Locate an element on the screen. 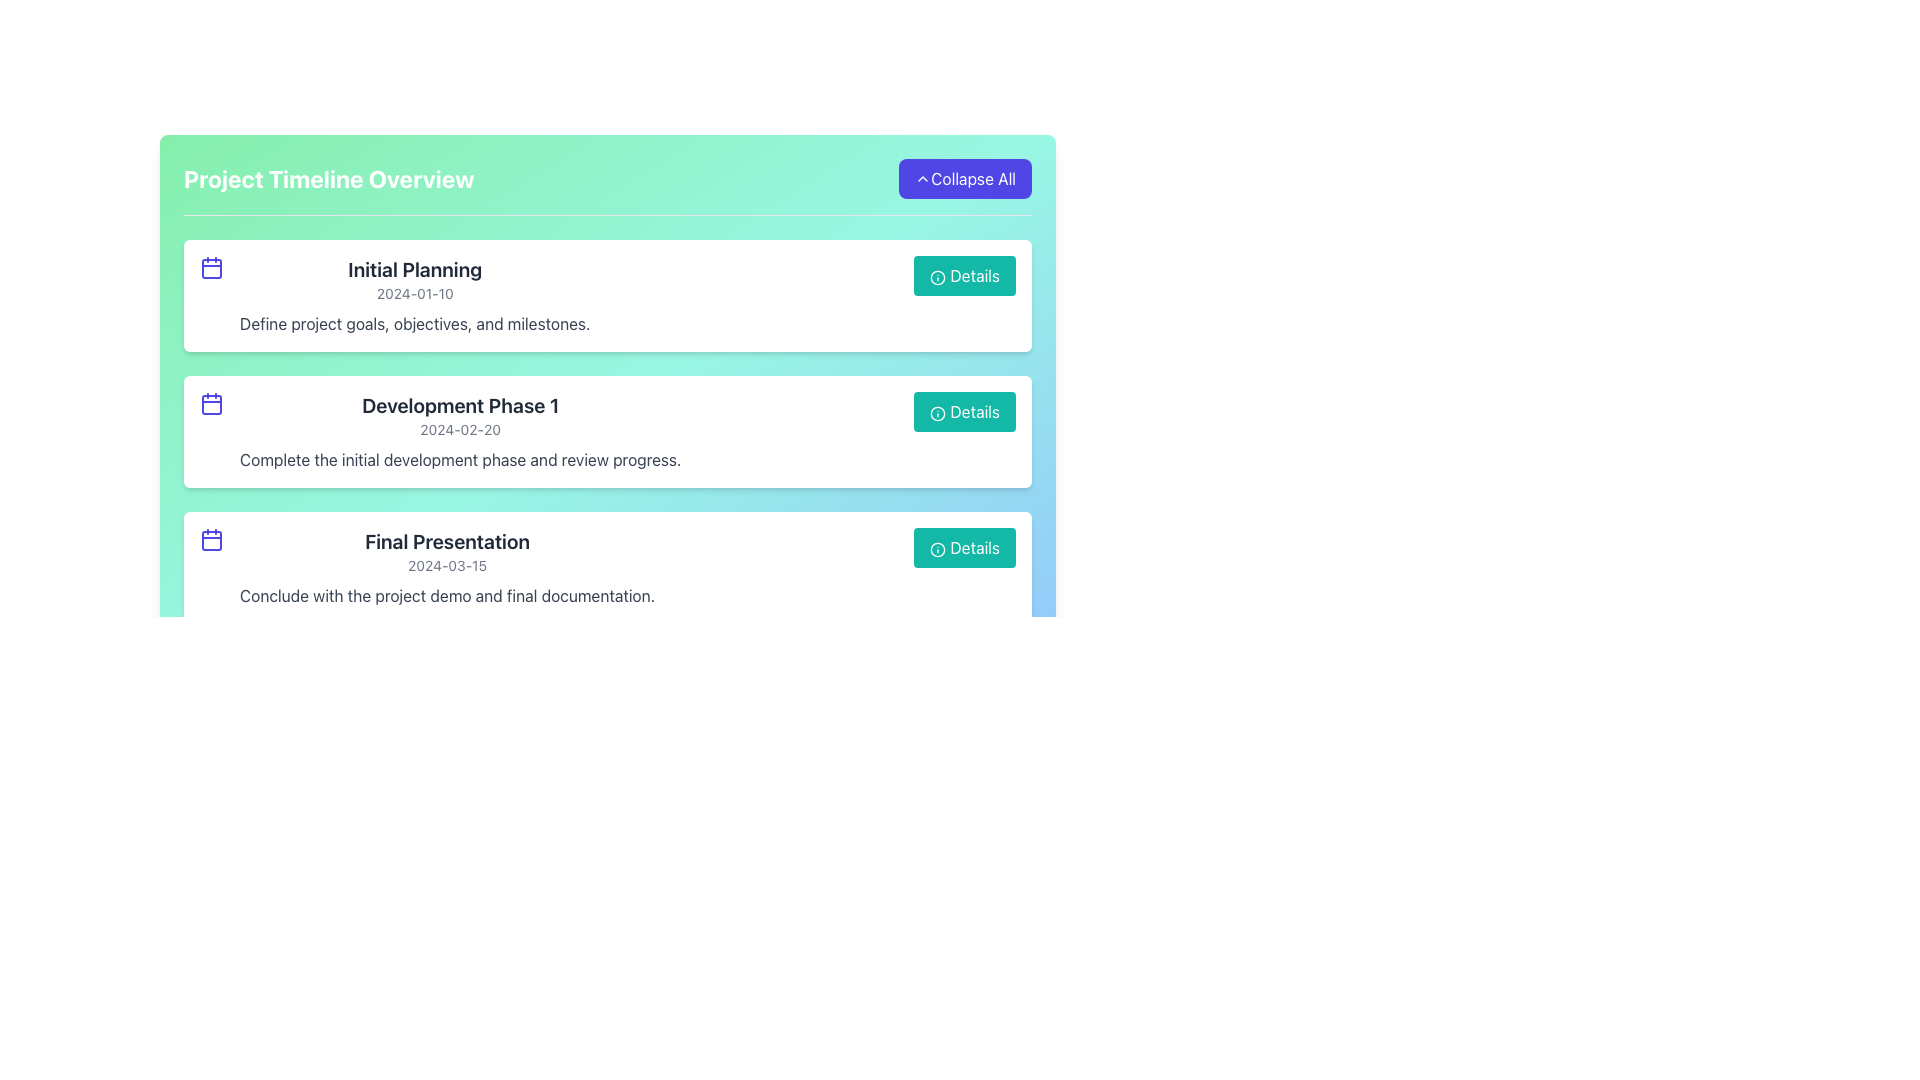 Image resolution: width=1920 pixels, height=1080 pixels. date information displayed in the gray text label showing '2024-01-10', which is positioned below the title 'Initial Planning' is located at coordinates (414, 293).